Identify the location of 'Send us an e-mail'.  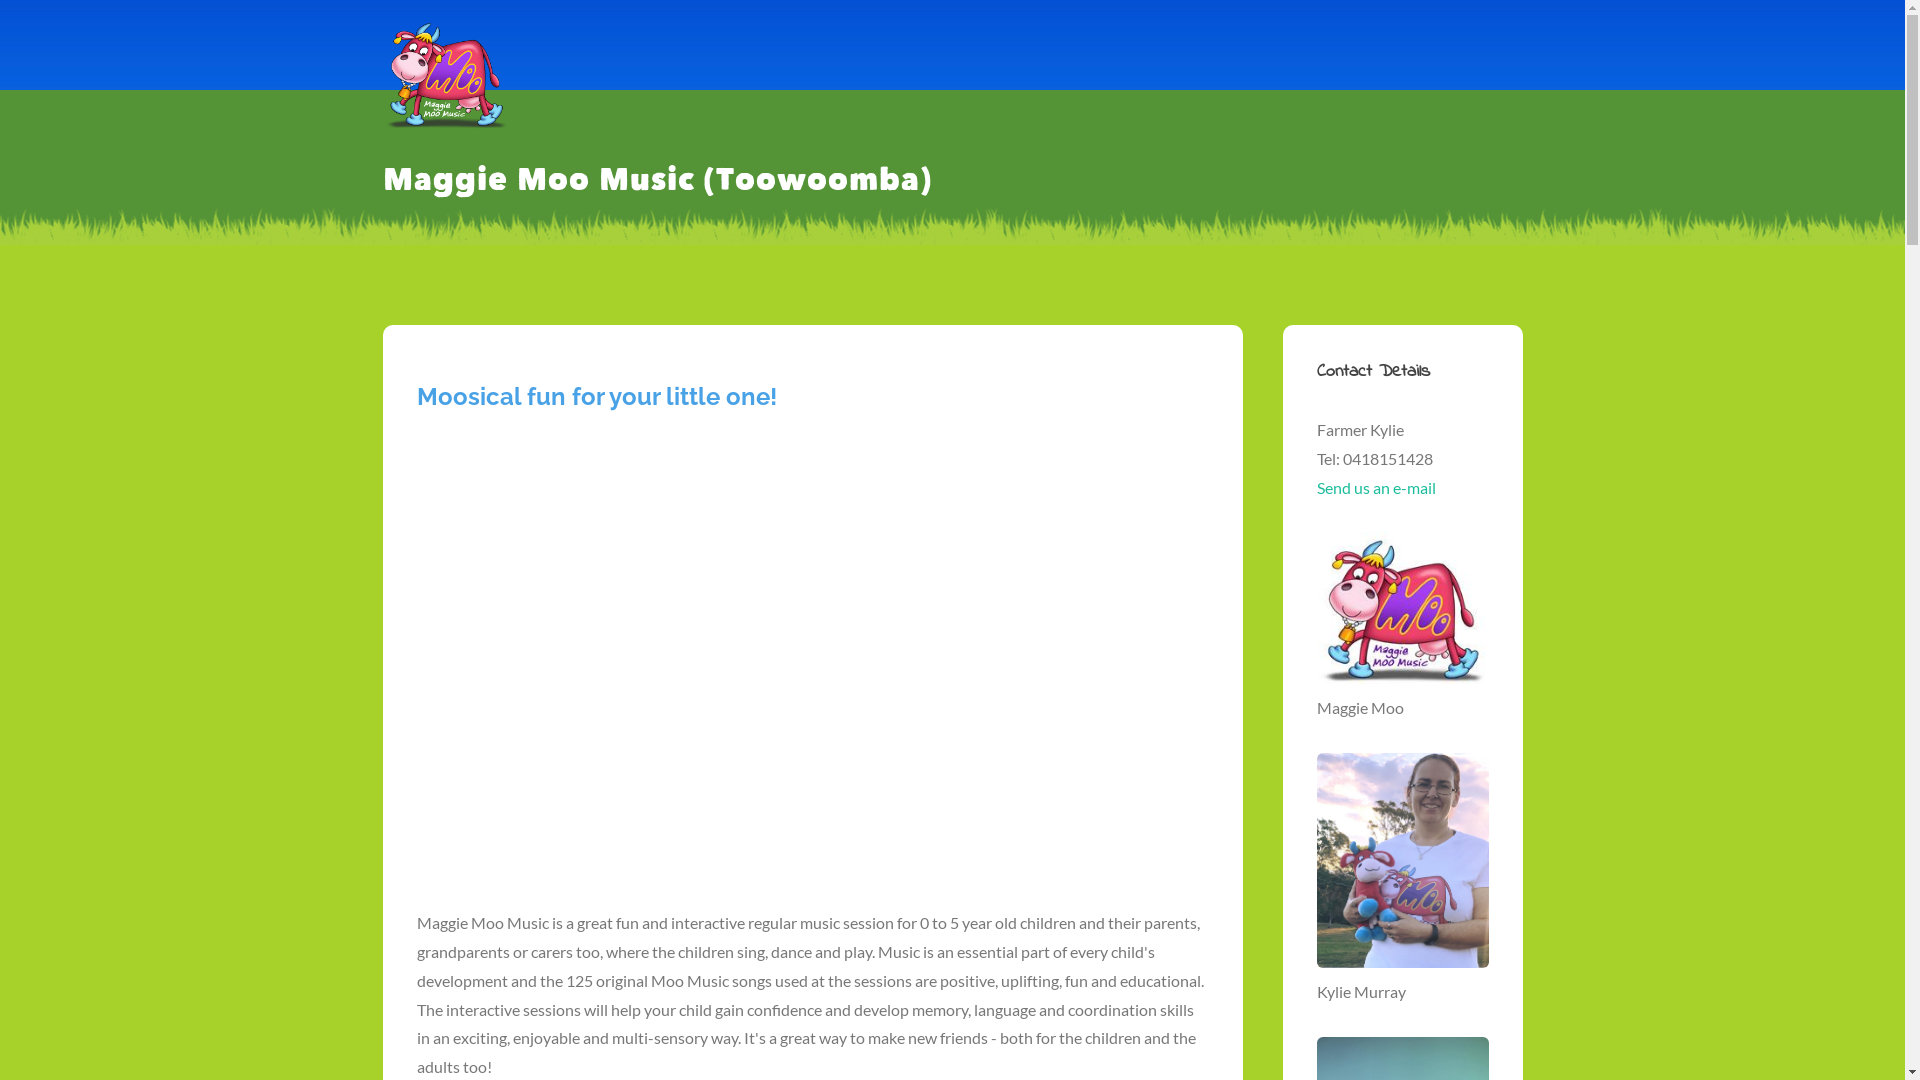
(1374, 487).